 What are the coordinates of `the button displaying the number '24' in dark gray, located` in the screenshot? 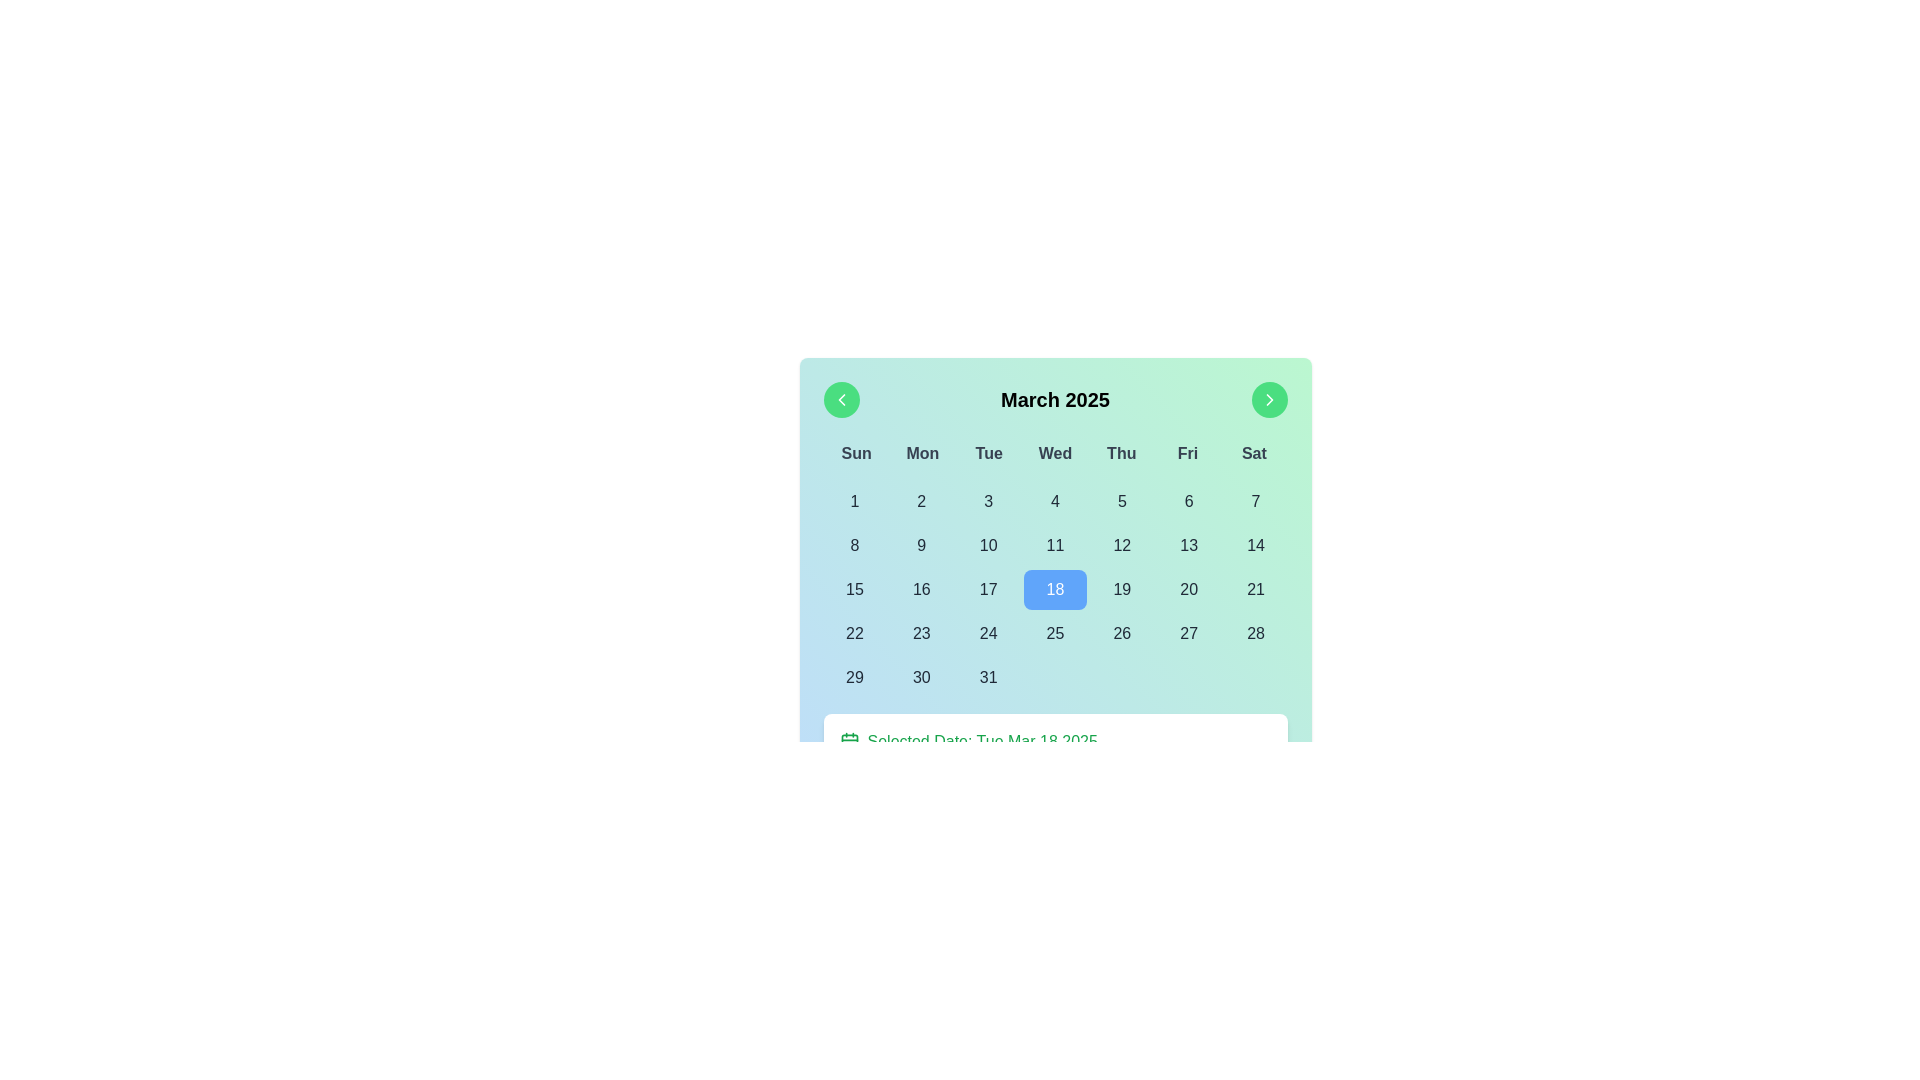 It's located at (988, 633).